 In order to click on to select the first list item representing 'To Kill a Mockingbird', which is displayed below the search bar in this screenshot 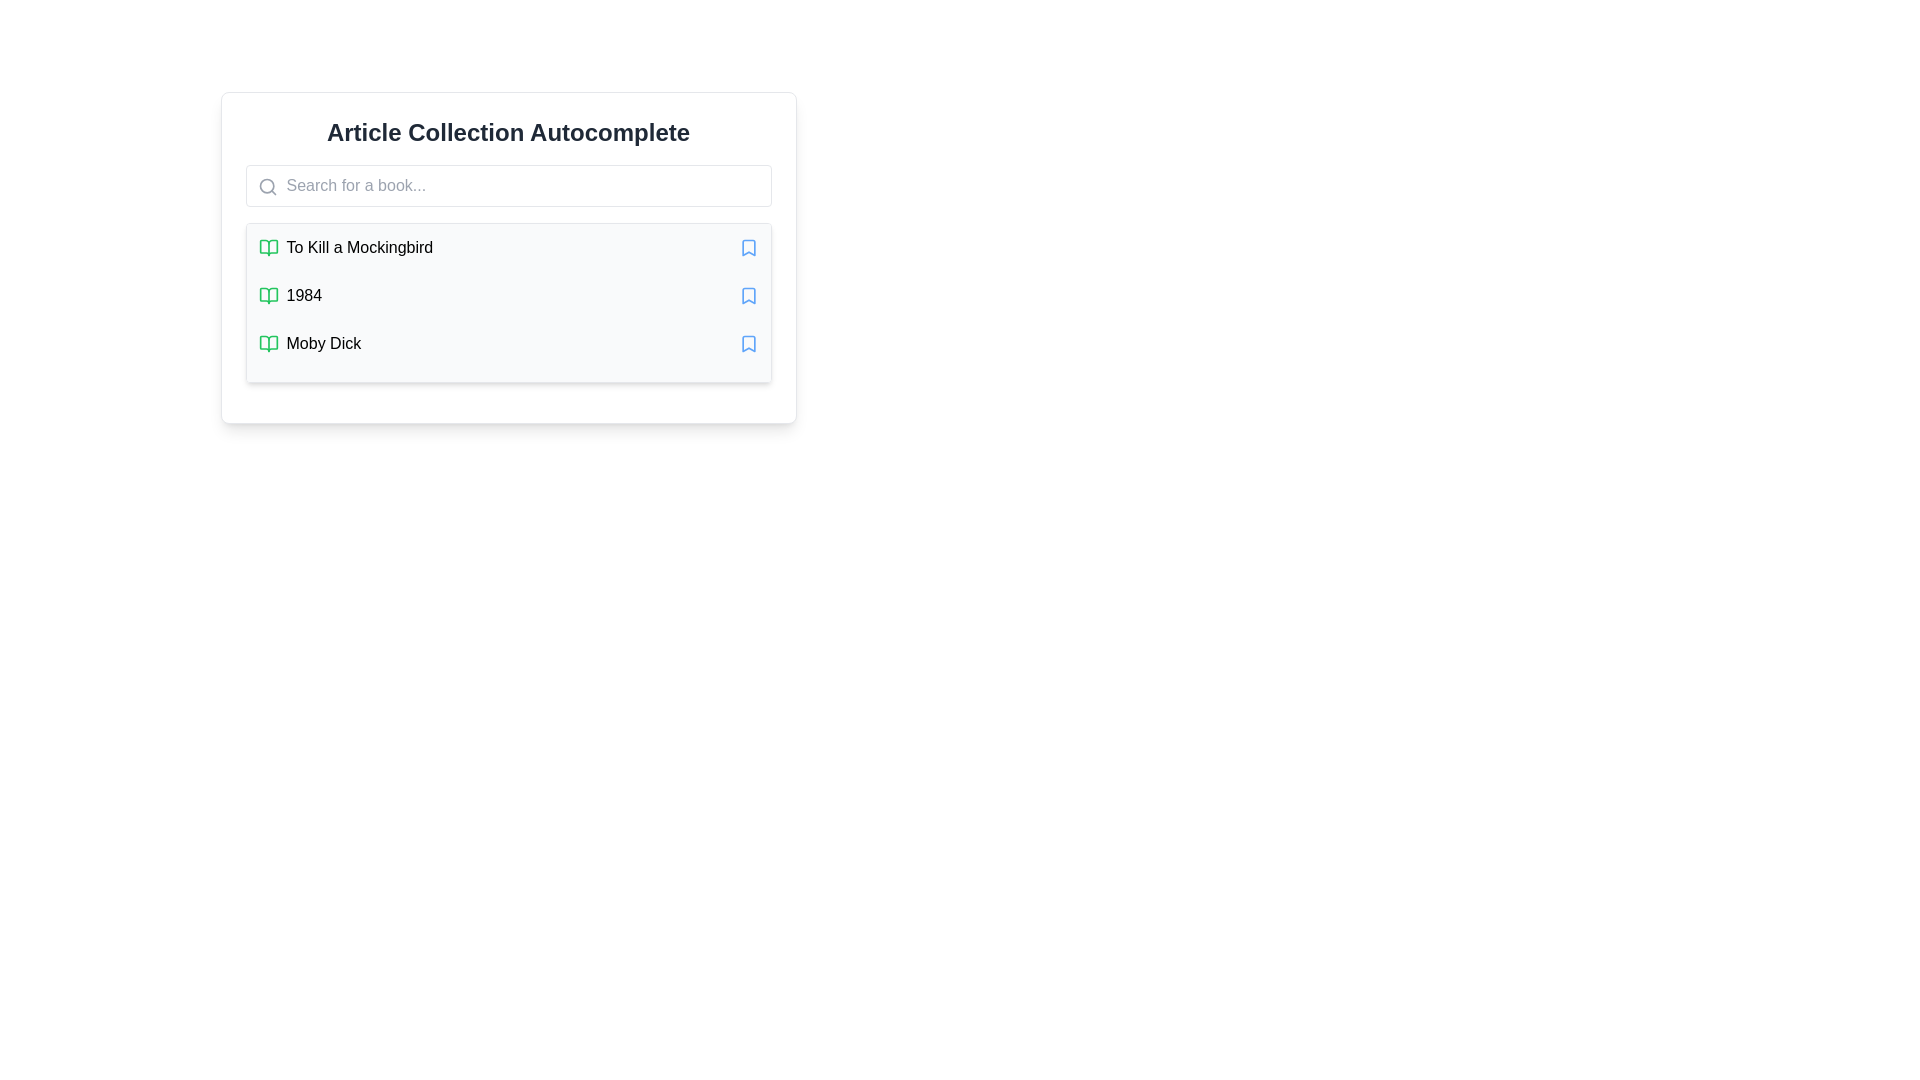, I will do `click(345, 246)`.